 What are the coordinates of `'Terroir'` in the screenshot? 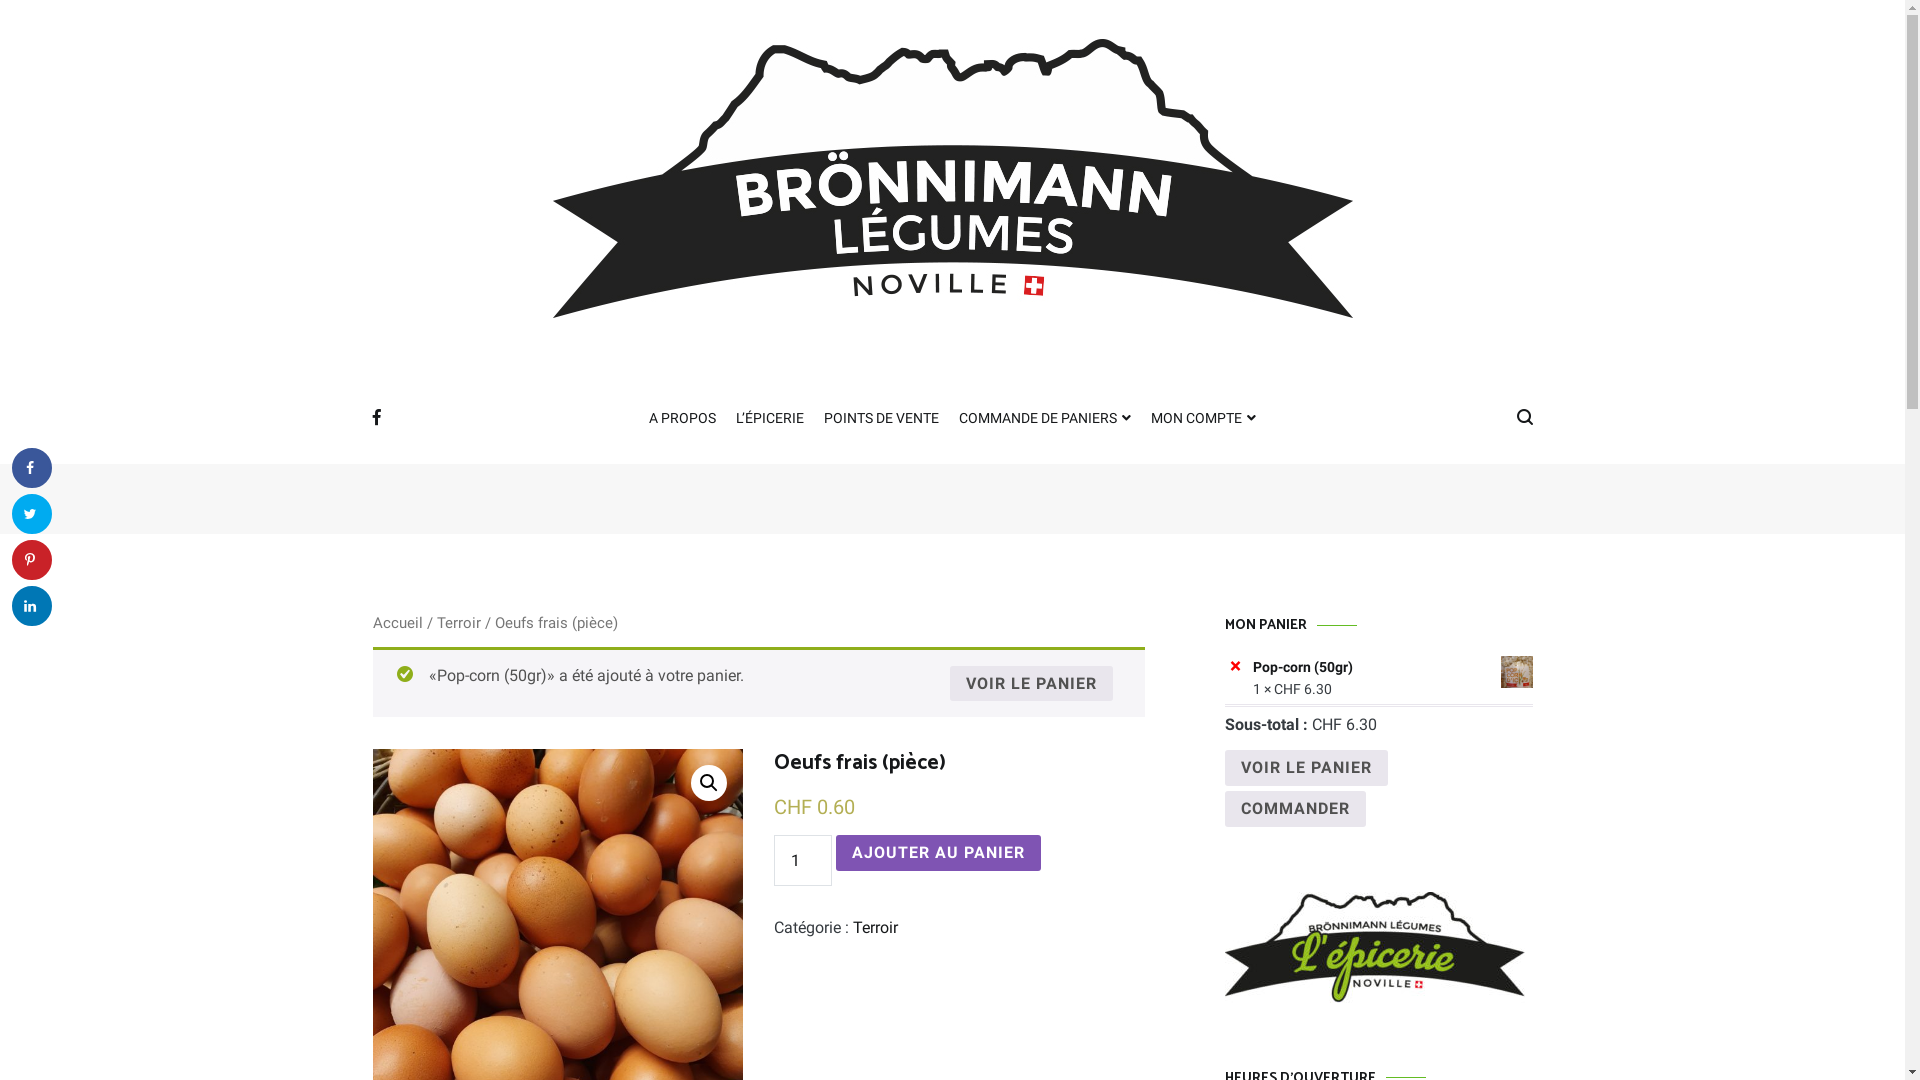 It's located at (875, 927).